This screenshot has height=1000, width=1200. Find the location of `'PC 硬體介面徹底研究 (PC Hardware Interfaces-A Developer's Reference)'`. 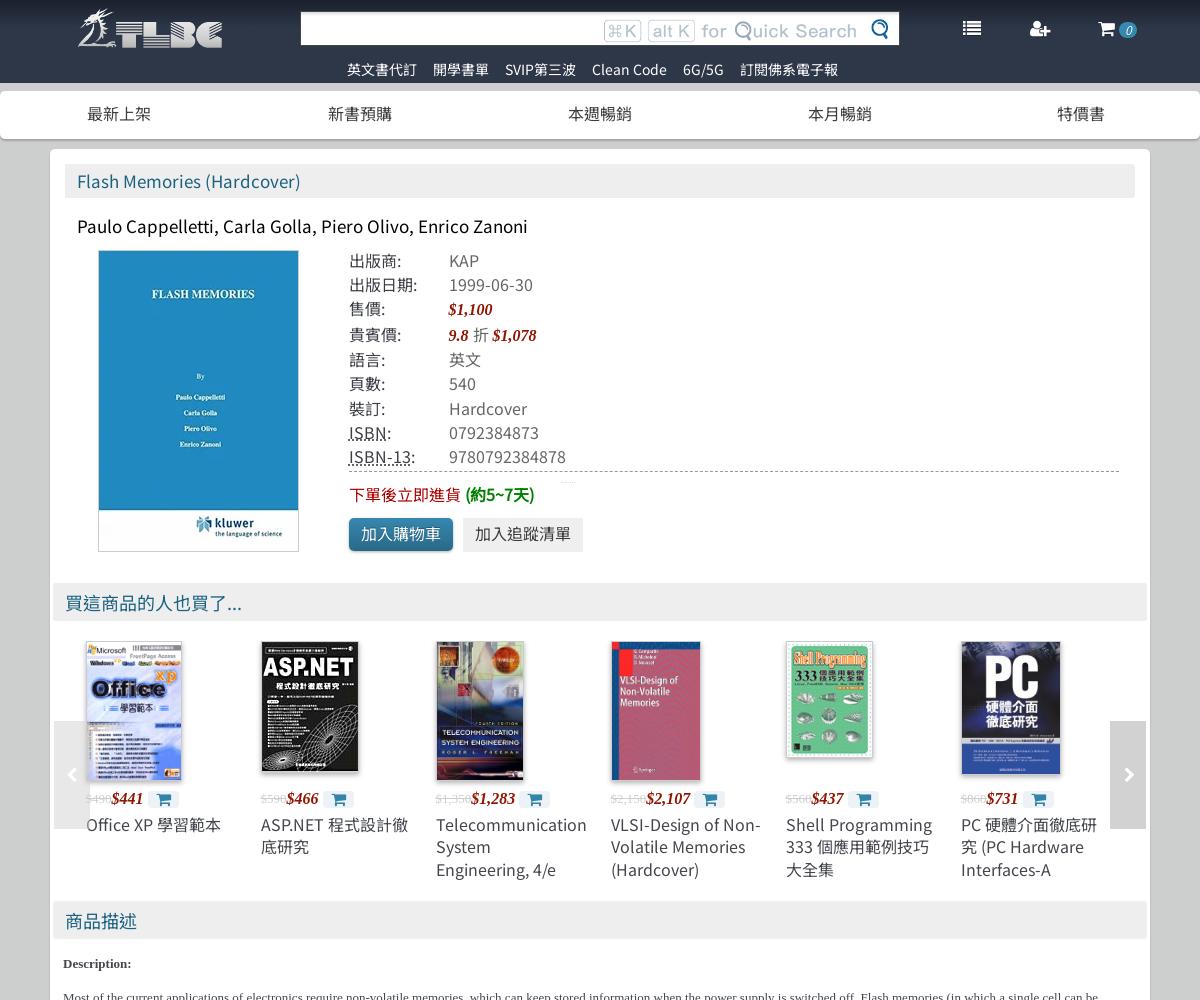

'PC 硬體介面徹底研究 (PC Hardware Interfaces-A Developer's Reference)' is located at coordinates (1028, 867).